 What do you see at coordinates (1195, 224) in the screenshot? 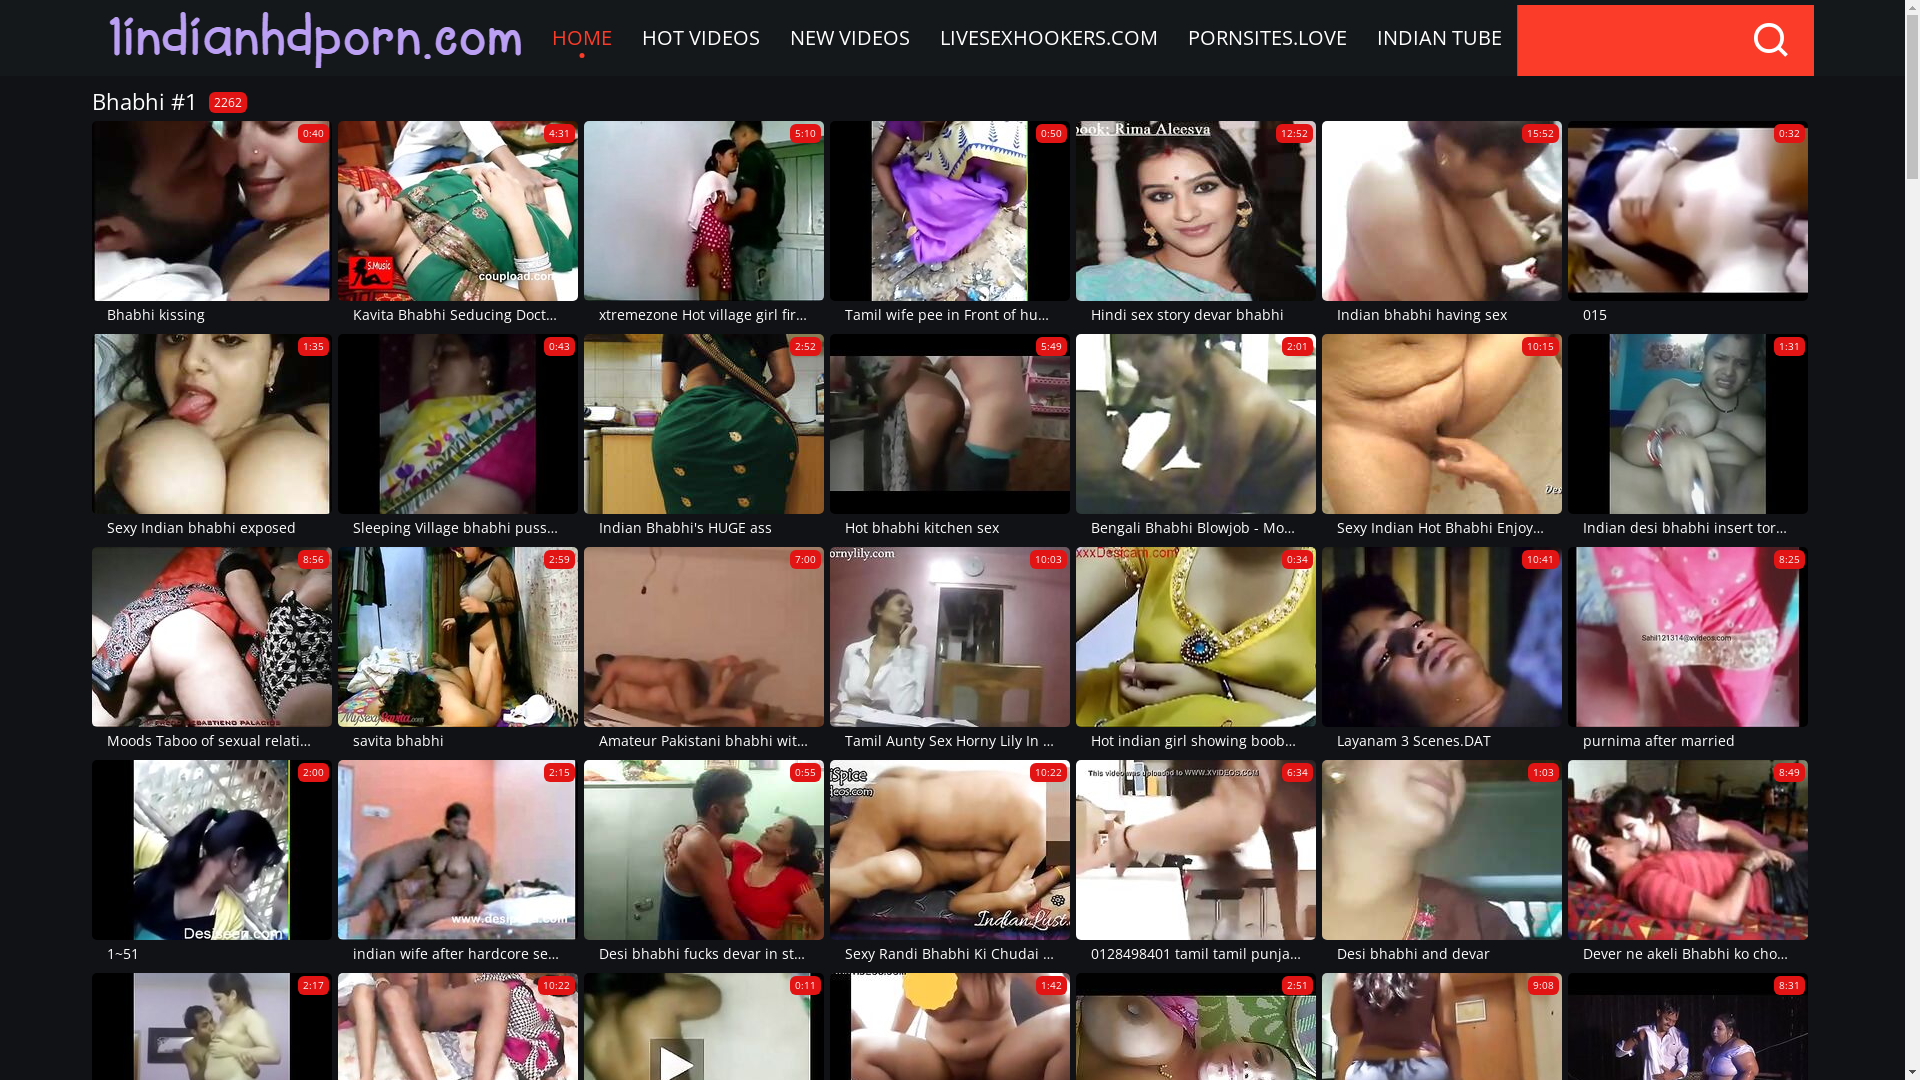
I see `'12:52` at bounding box center [1195, 224].